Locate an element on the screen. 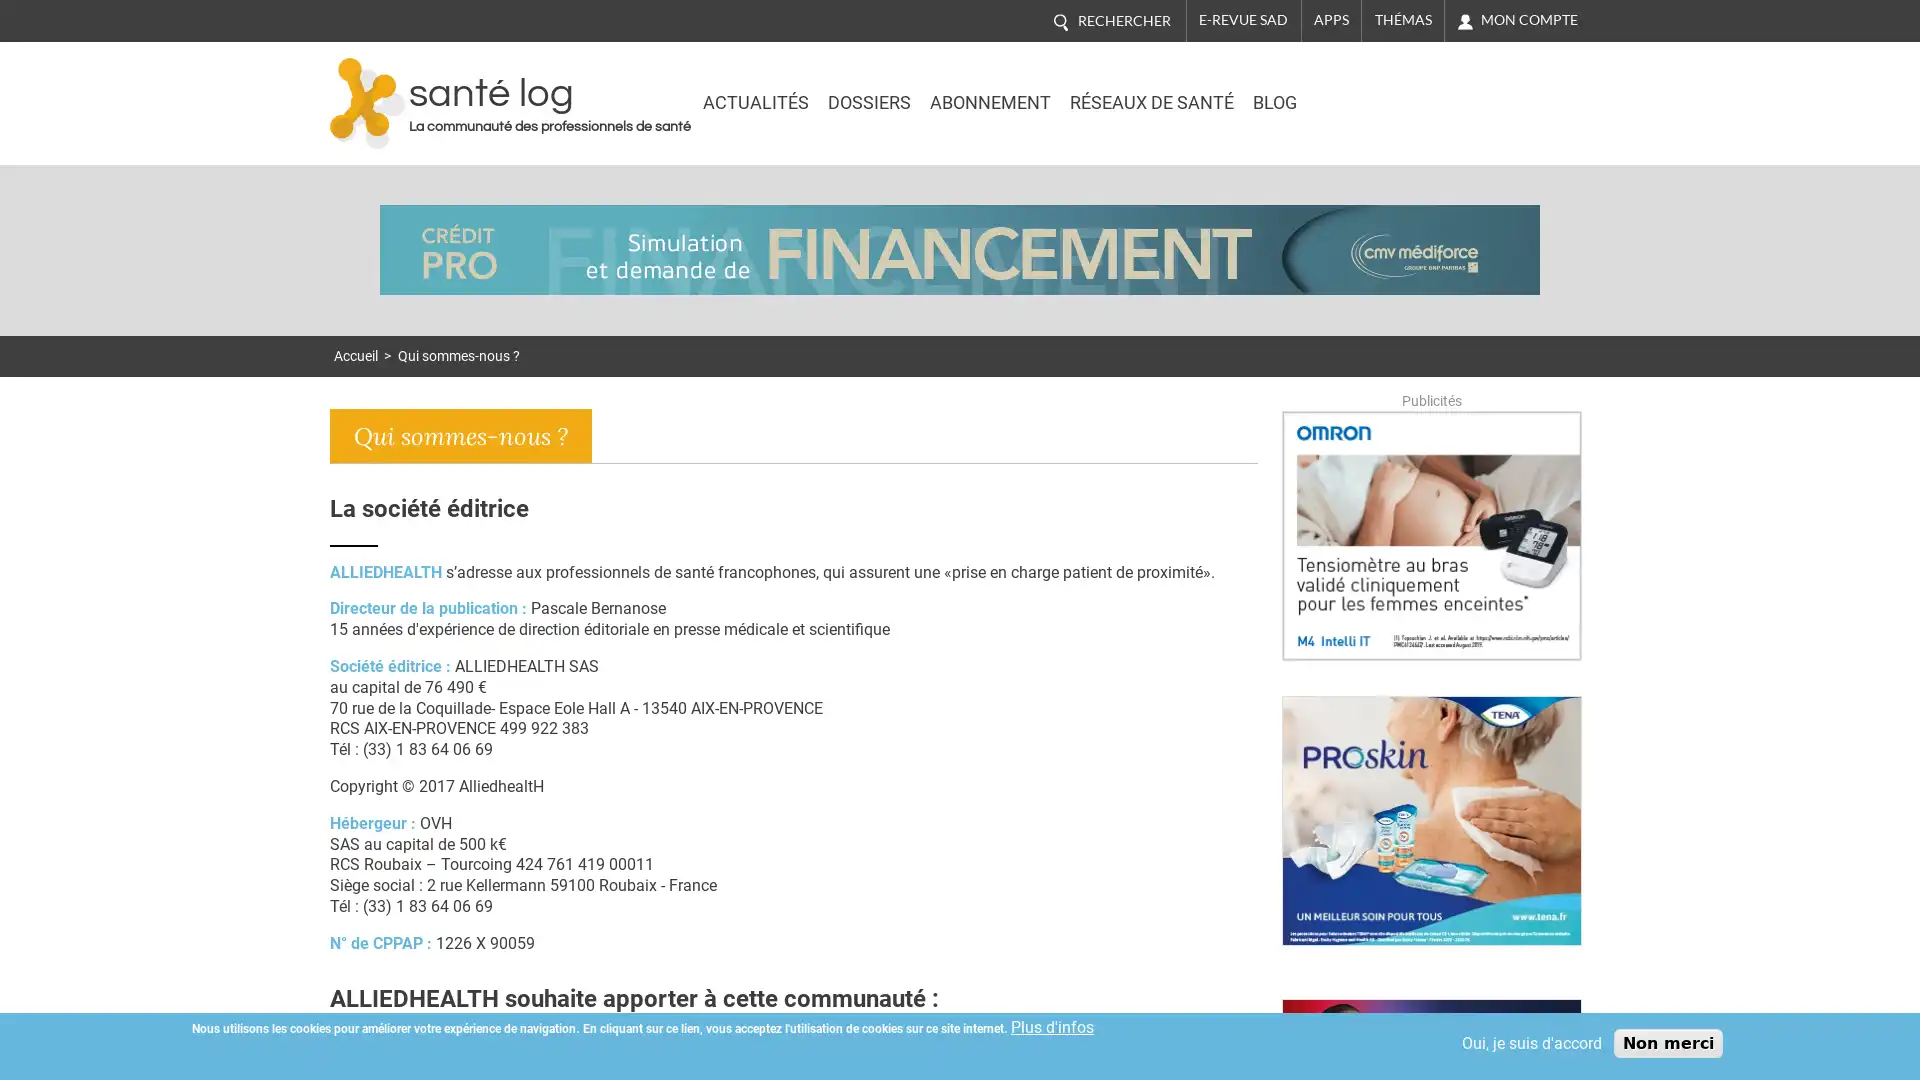 This screenshot has height=1080, width=1920. Plus d'infos is located at coordinates (1051, 1027).